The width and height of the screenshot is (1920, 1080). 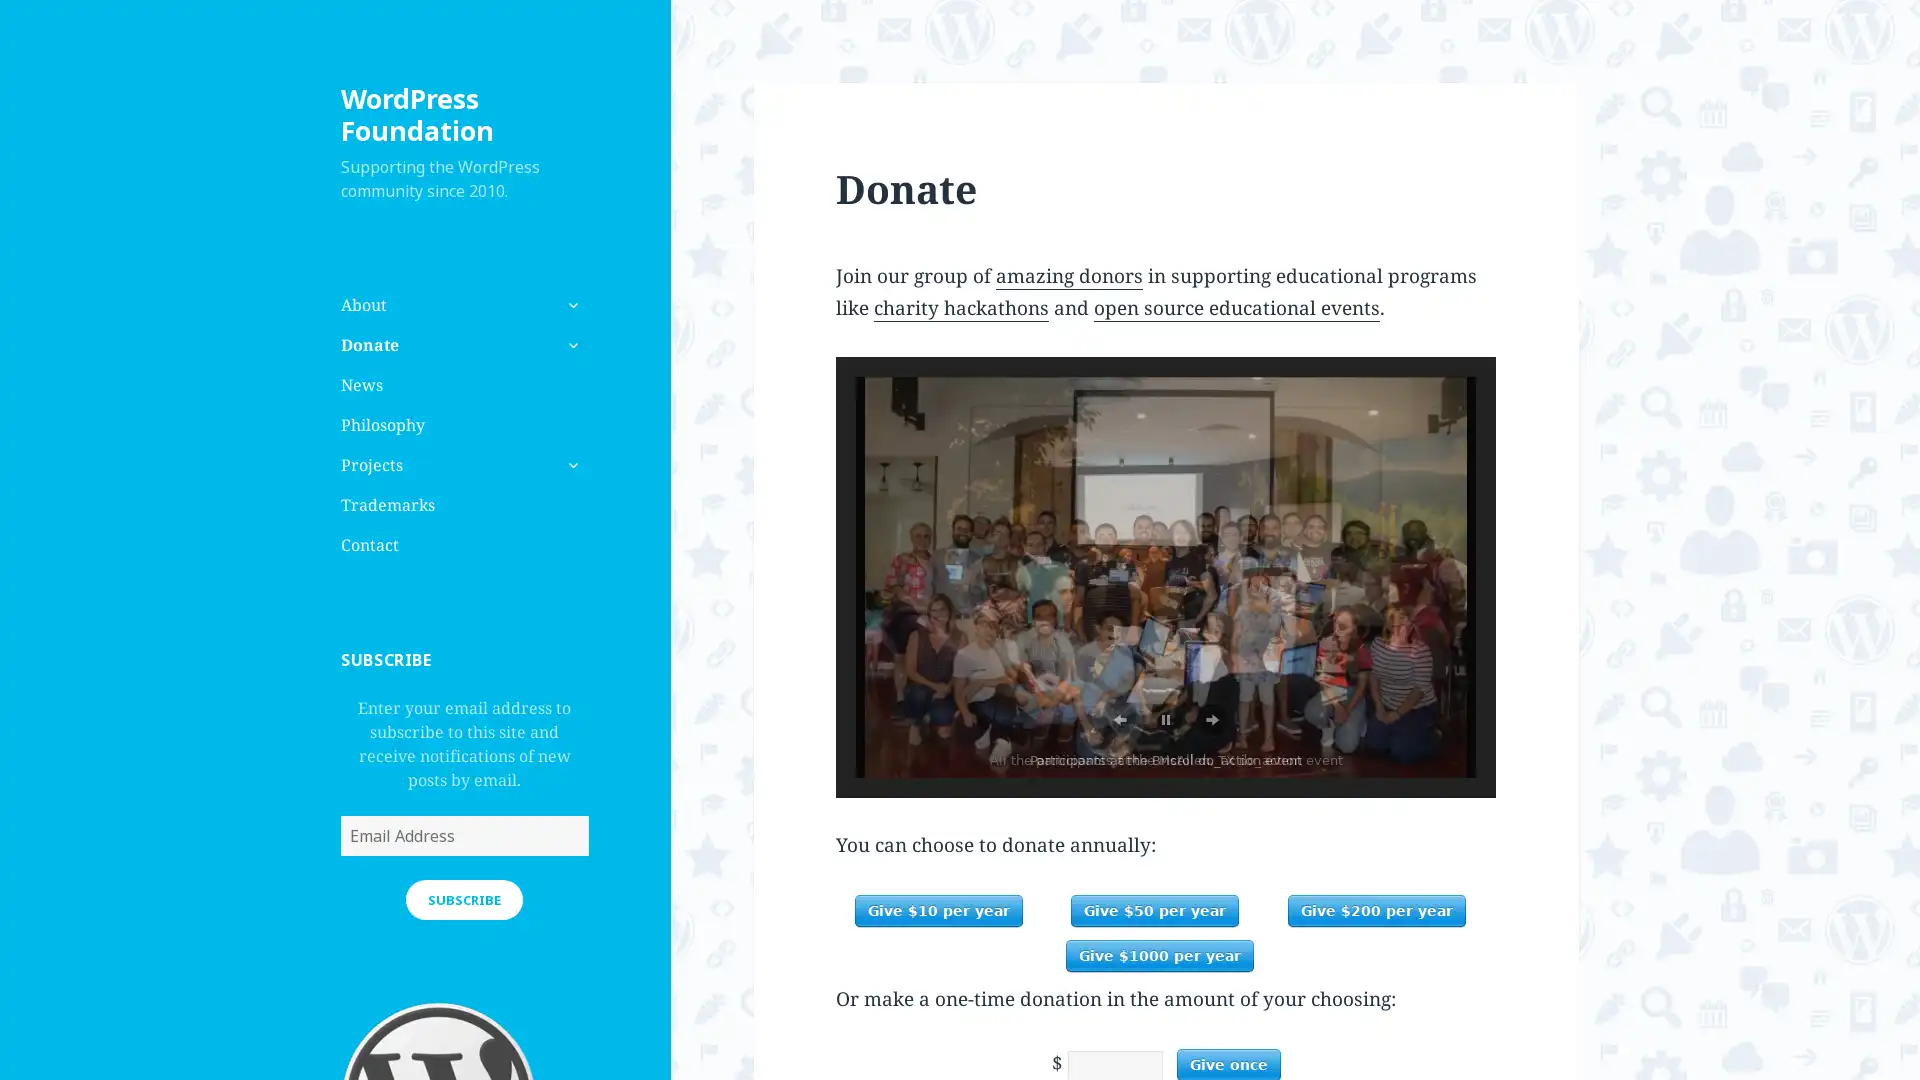 I want to click on Give $1000 per year, so click(x=1160, y=955).